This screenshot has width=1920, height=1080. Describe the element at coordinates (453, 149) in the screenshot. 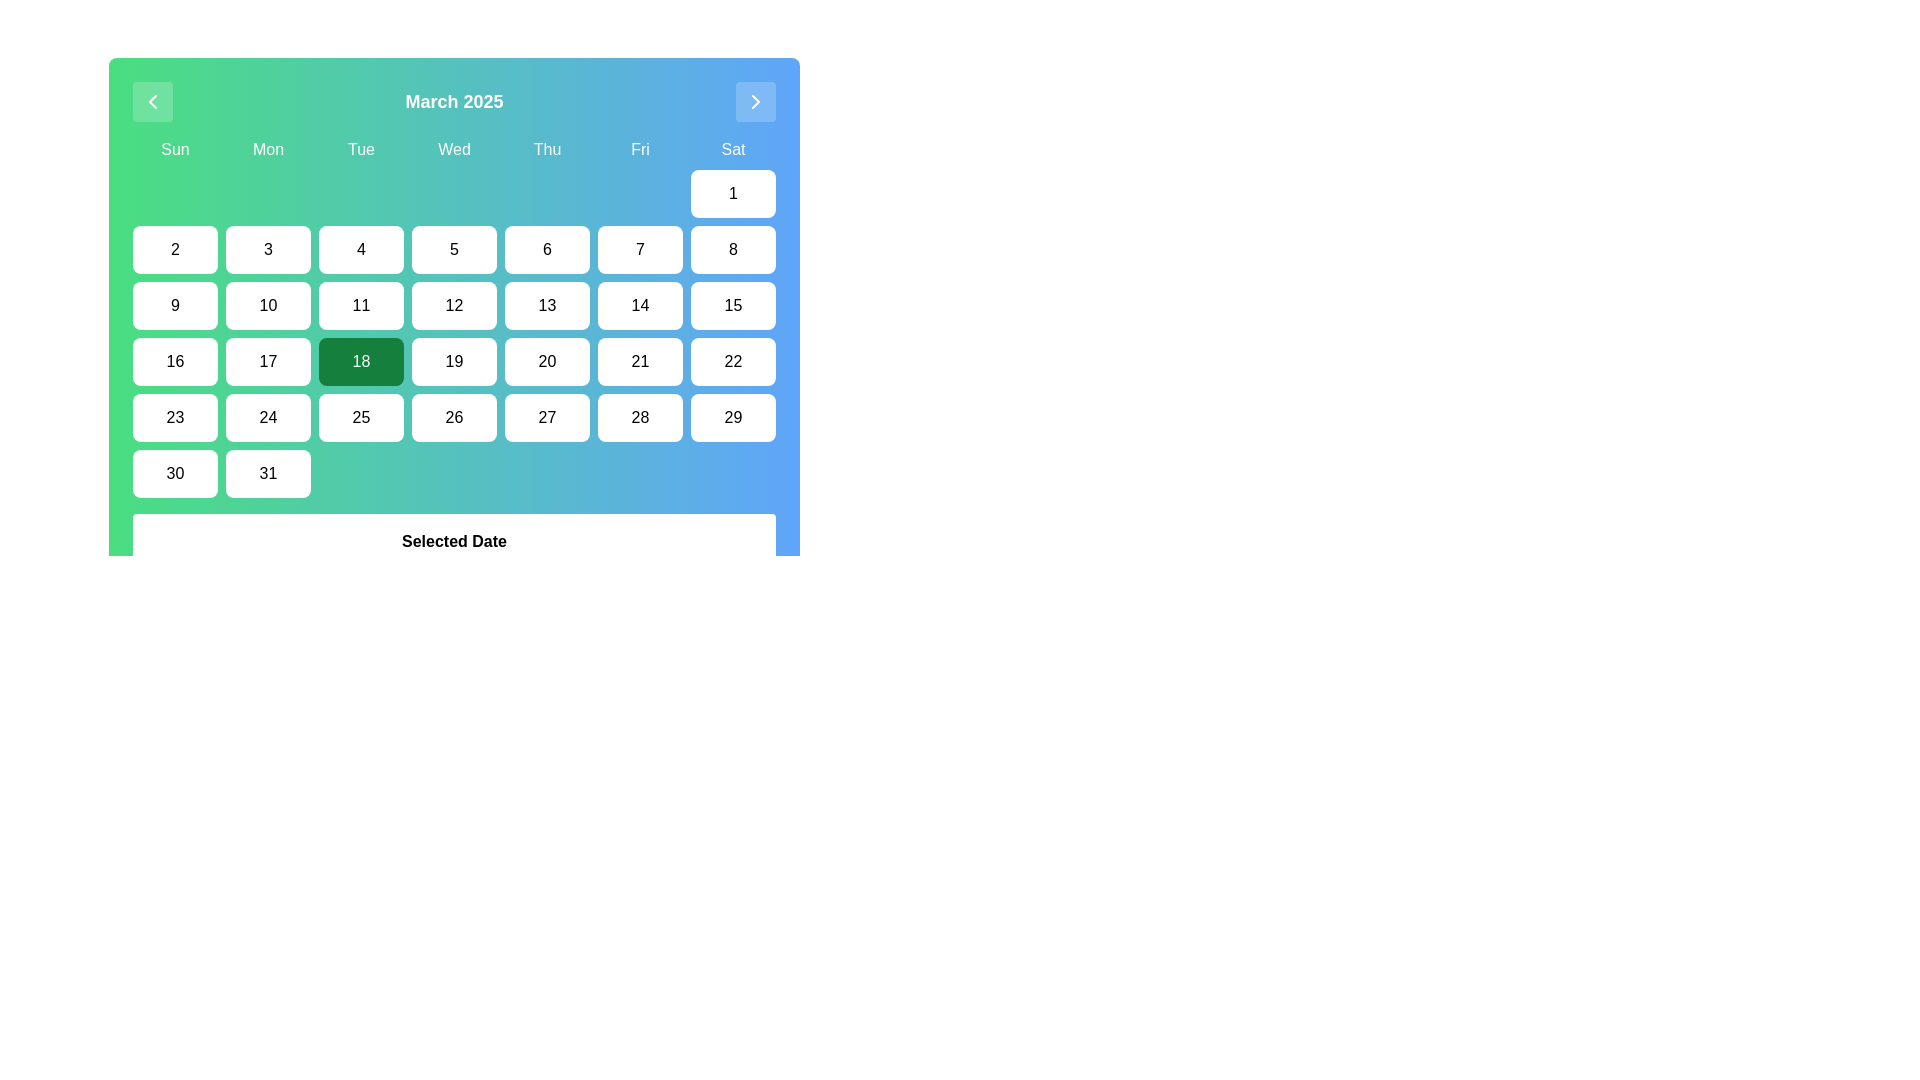

I see `the text label representing Wednesday in the calendar interface, which is the fourth item in the header row of the calendar grid` at that location.